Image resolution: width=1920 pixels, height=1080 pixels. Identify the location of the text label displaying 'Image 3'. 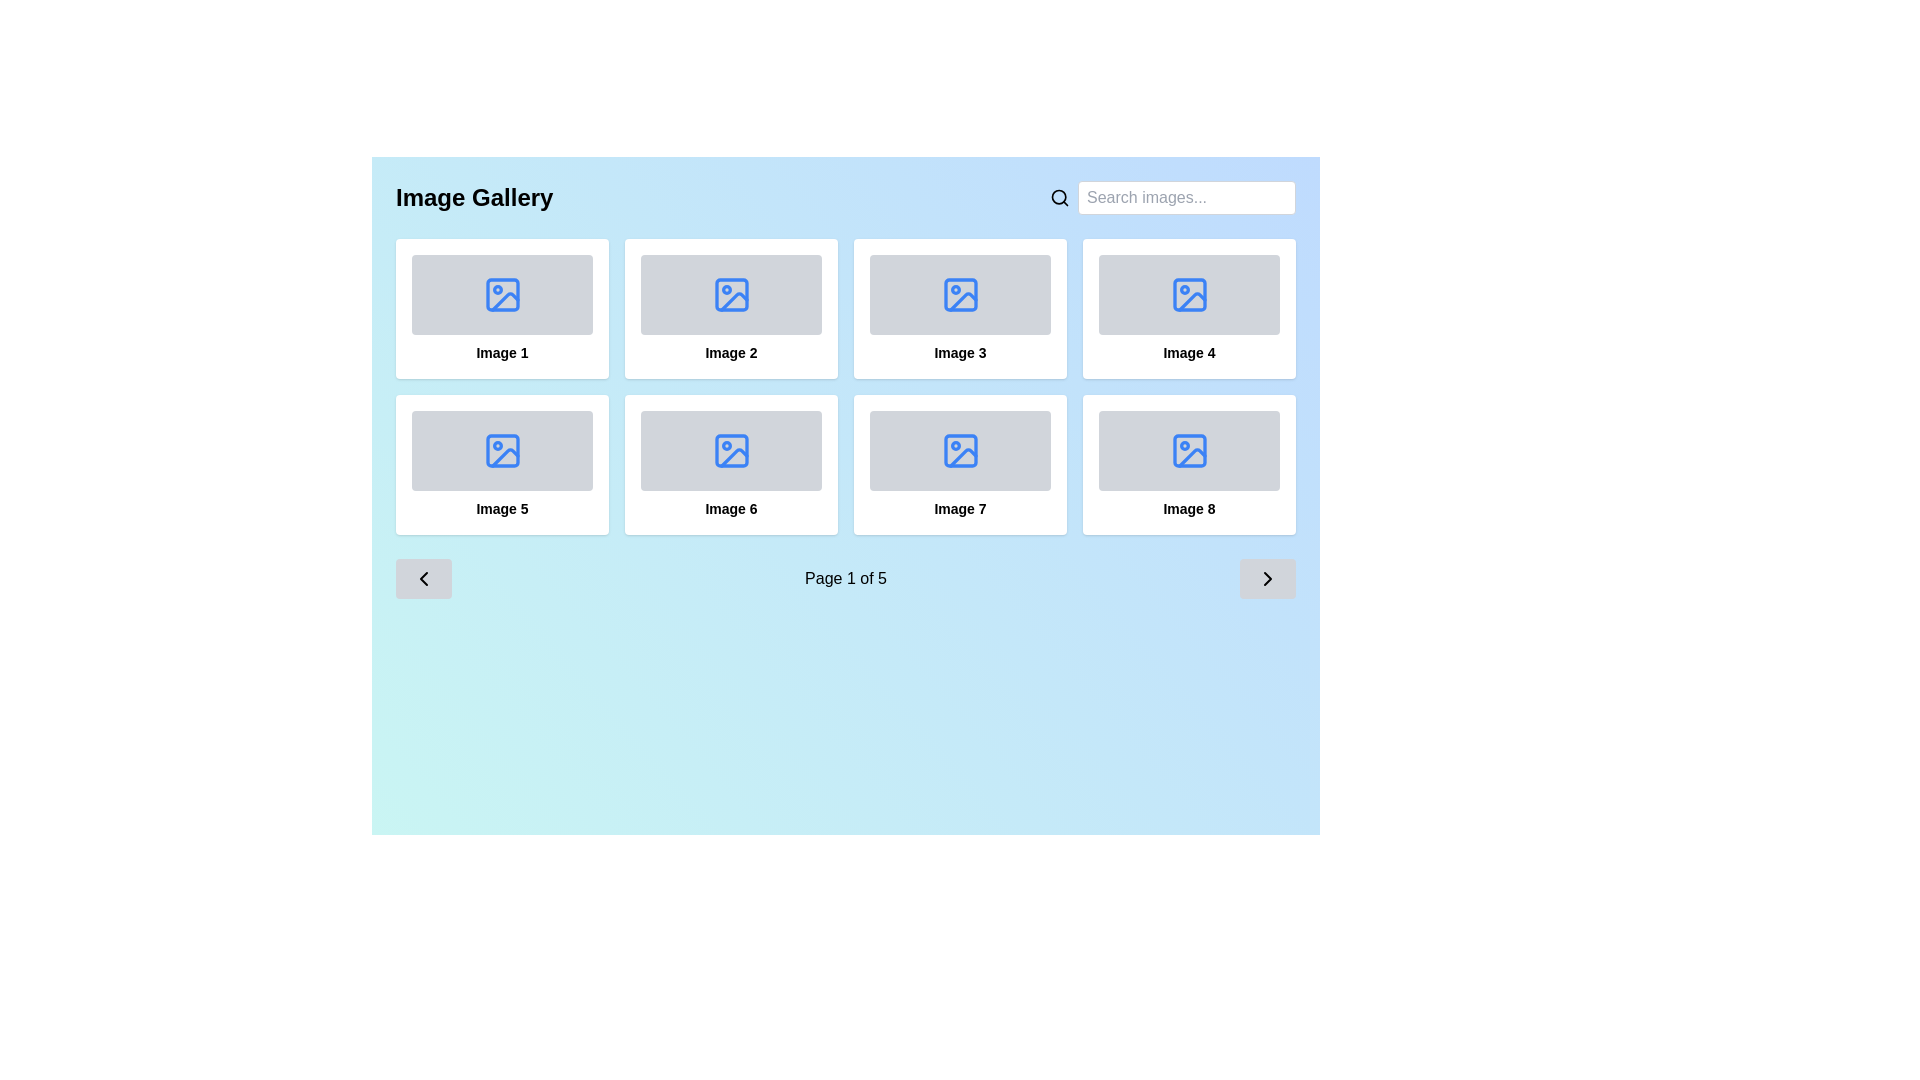
(960, 352).